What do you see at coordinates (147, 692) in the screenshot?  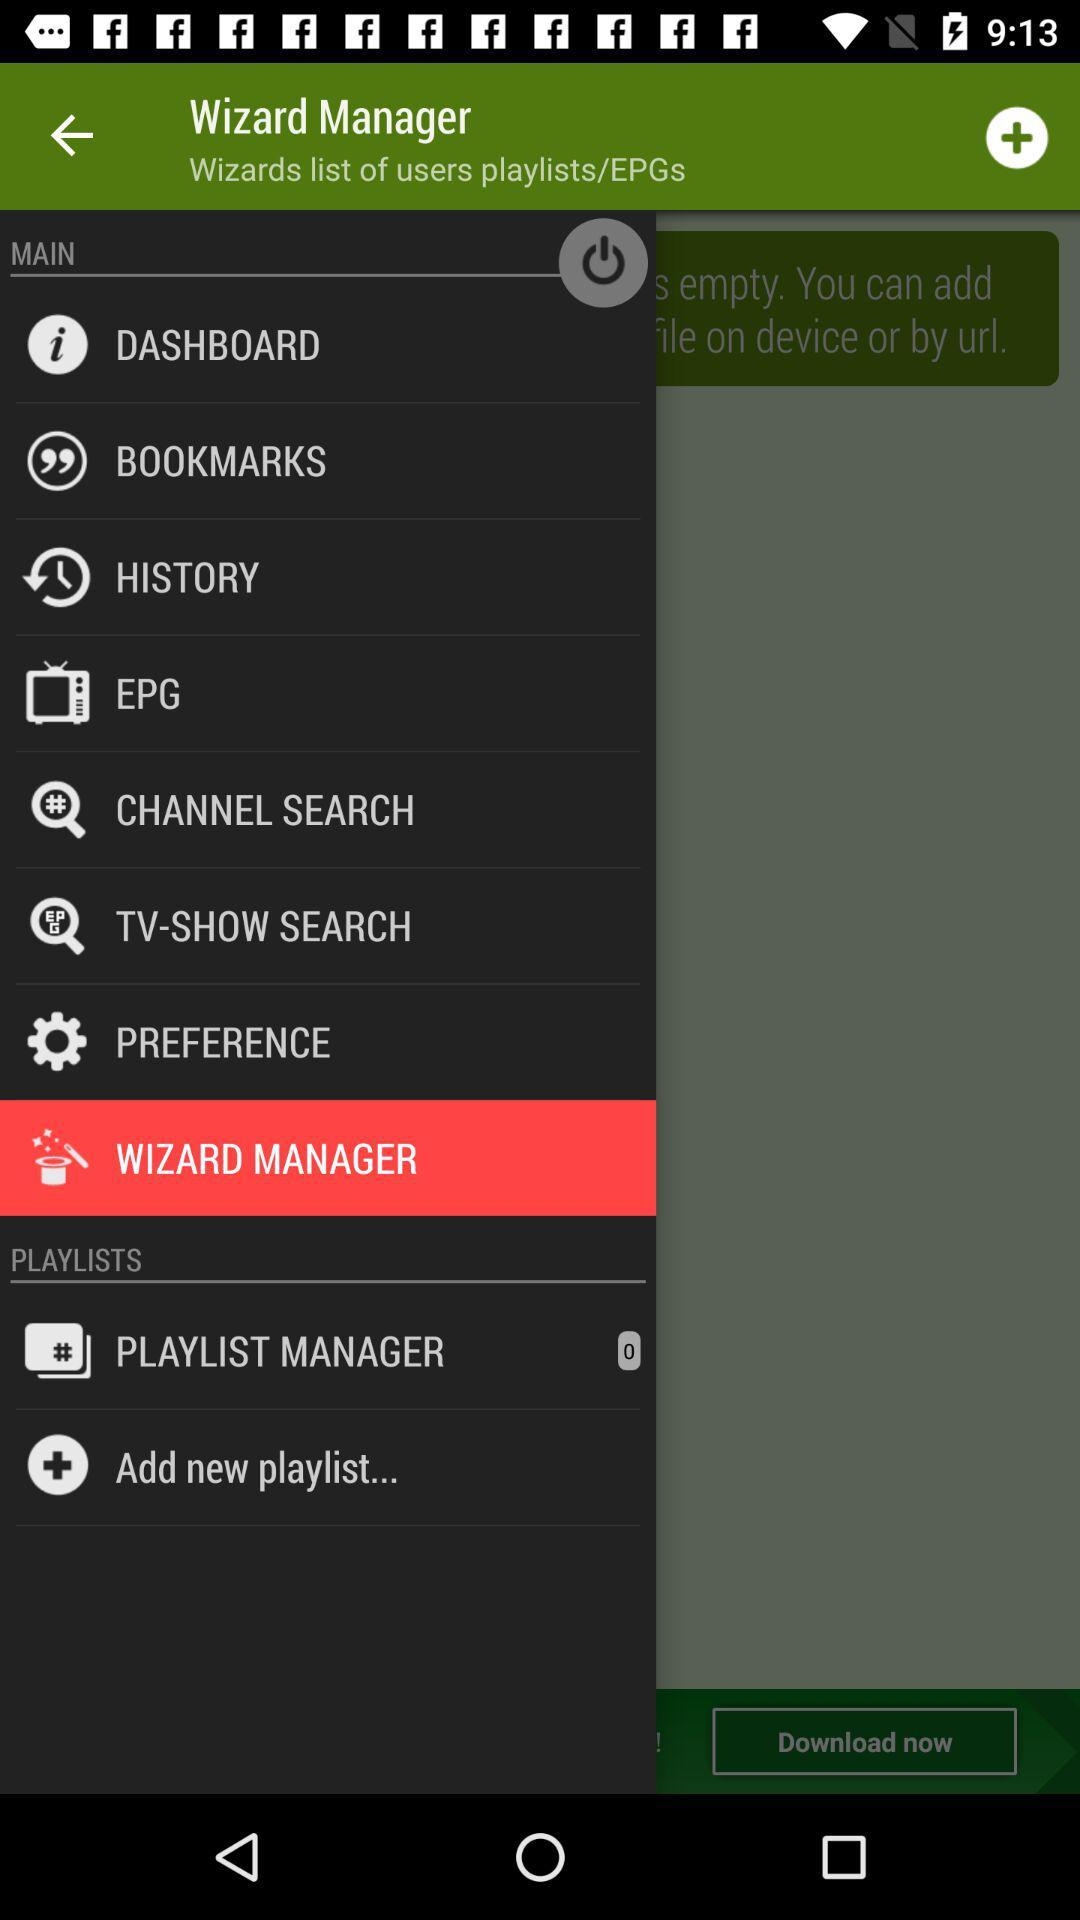 I see `epg` at bounding box center [147, 692].